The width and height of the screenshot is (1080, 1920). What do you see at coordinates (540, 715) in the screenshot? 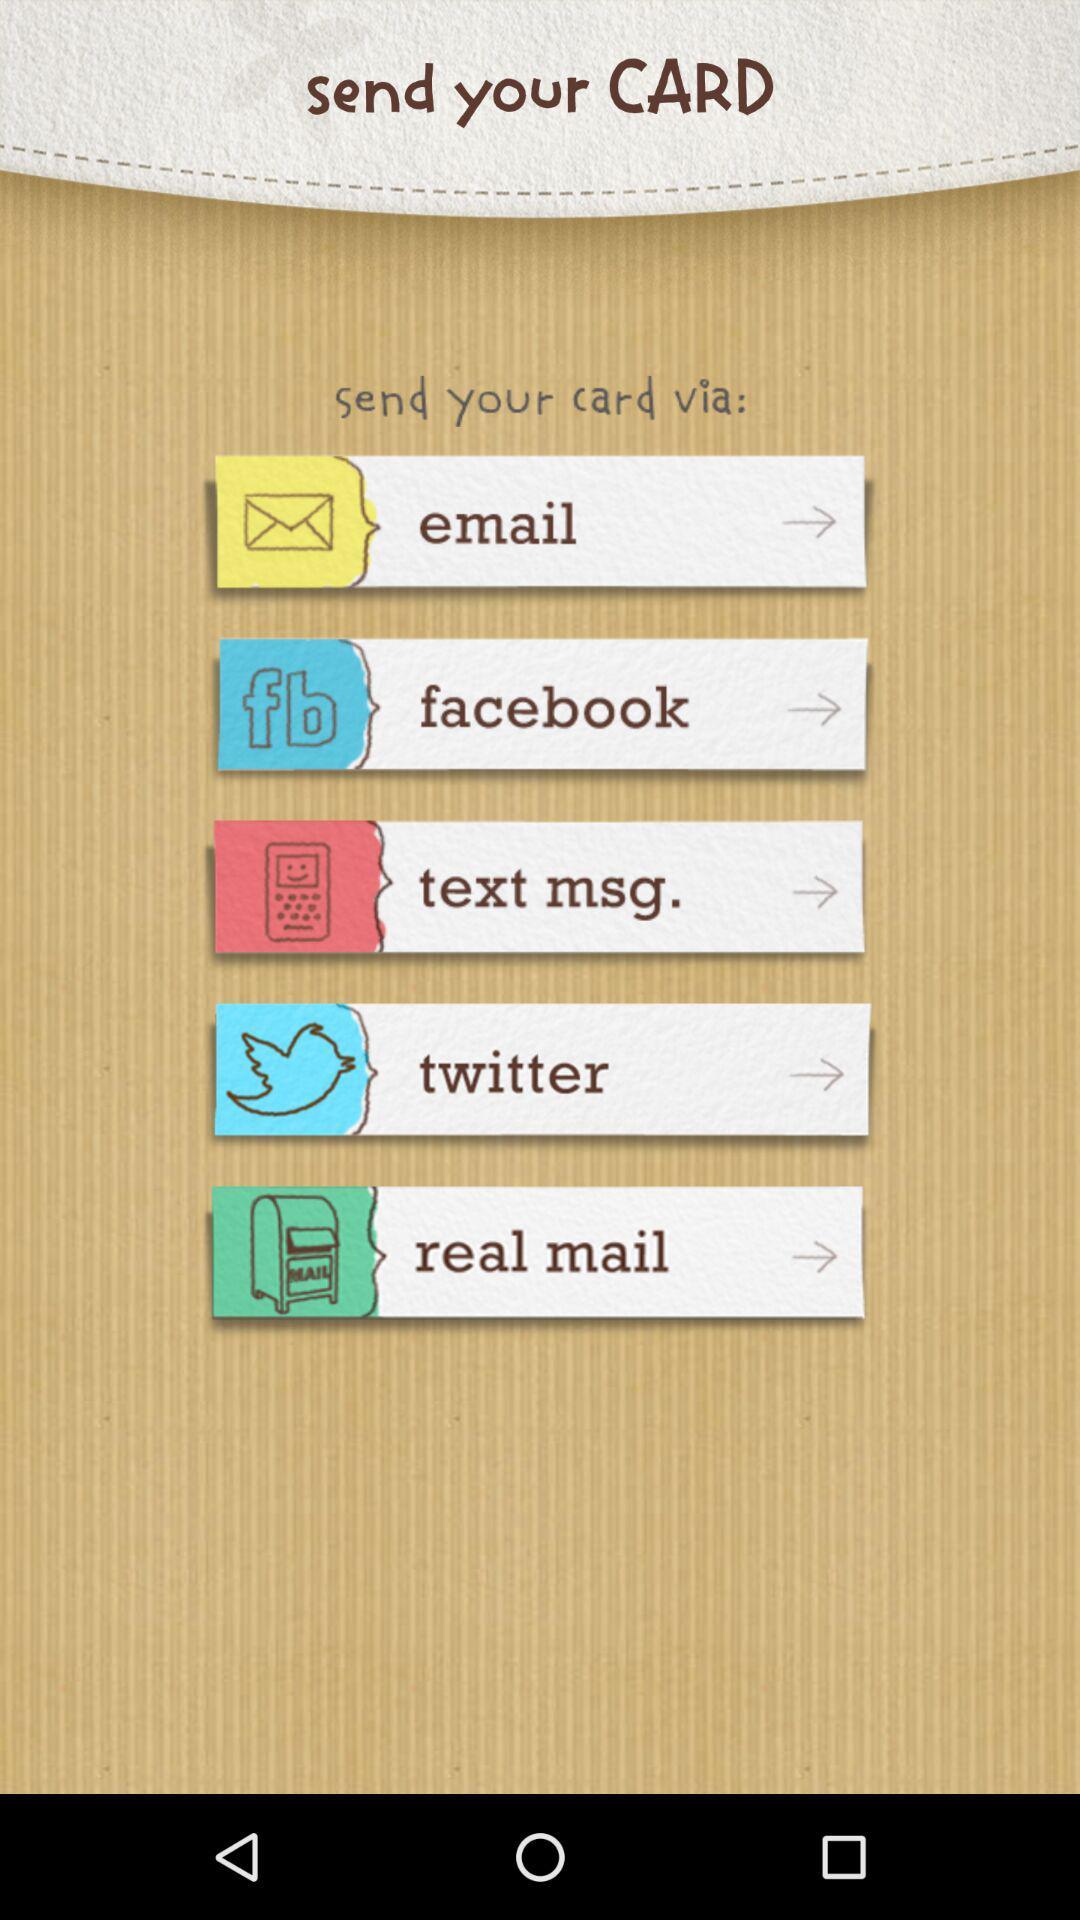
I see `facebook icon` at bounding box center [540, 715].